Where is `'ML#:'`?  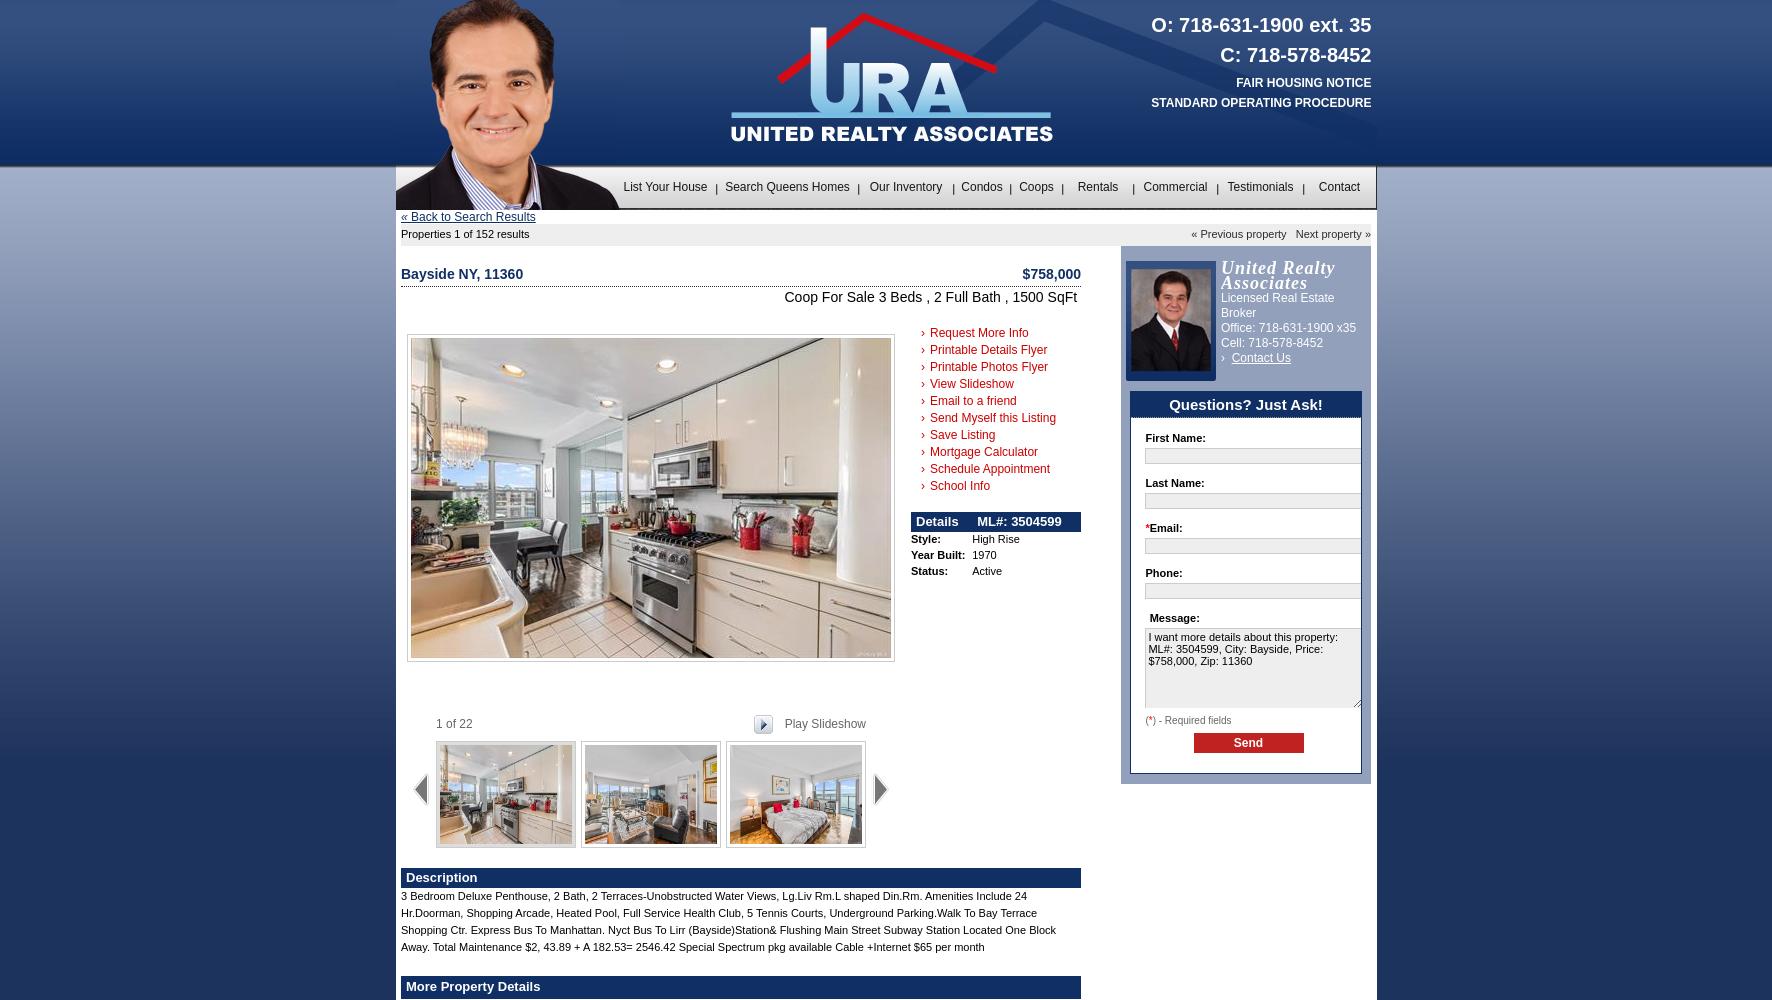
'ML#:' is located at coordinates (992, 521).